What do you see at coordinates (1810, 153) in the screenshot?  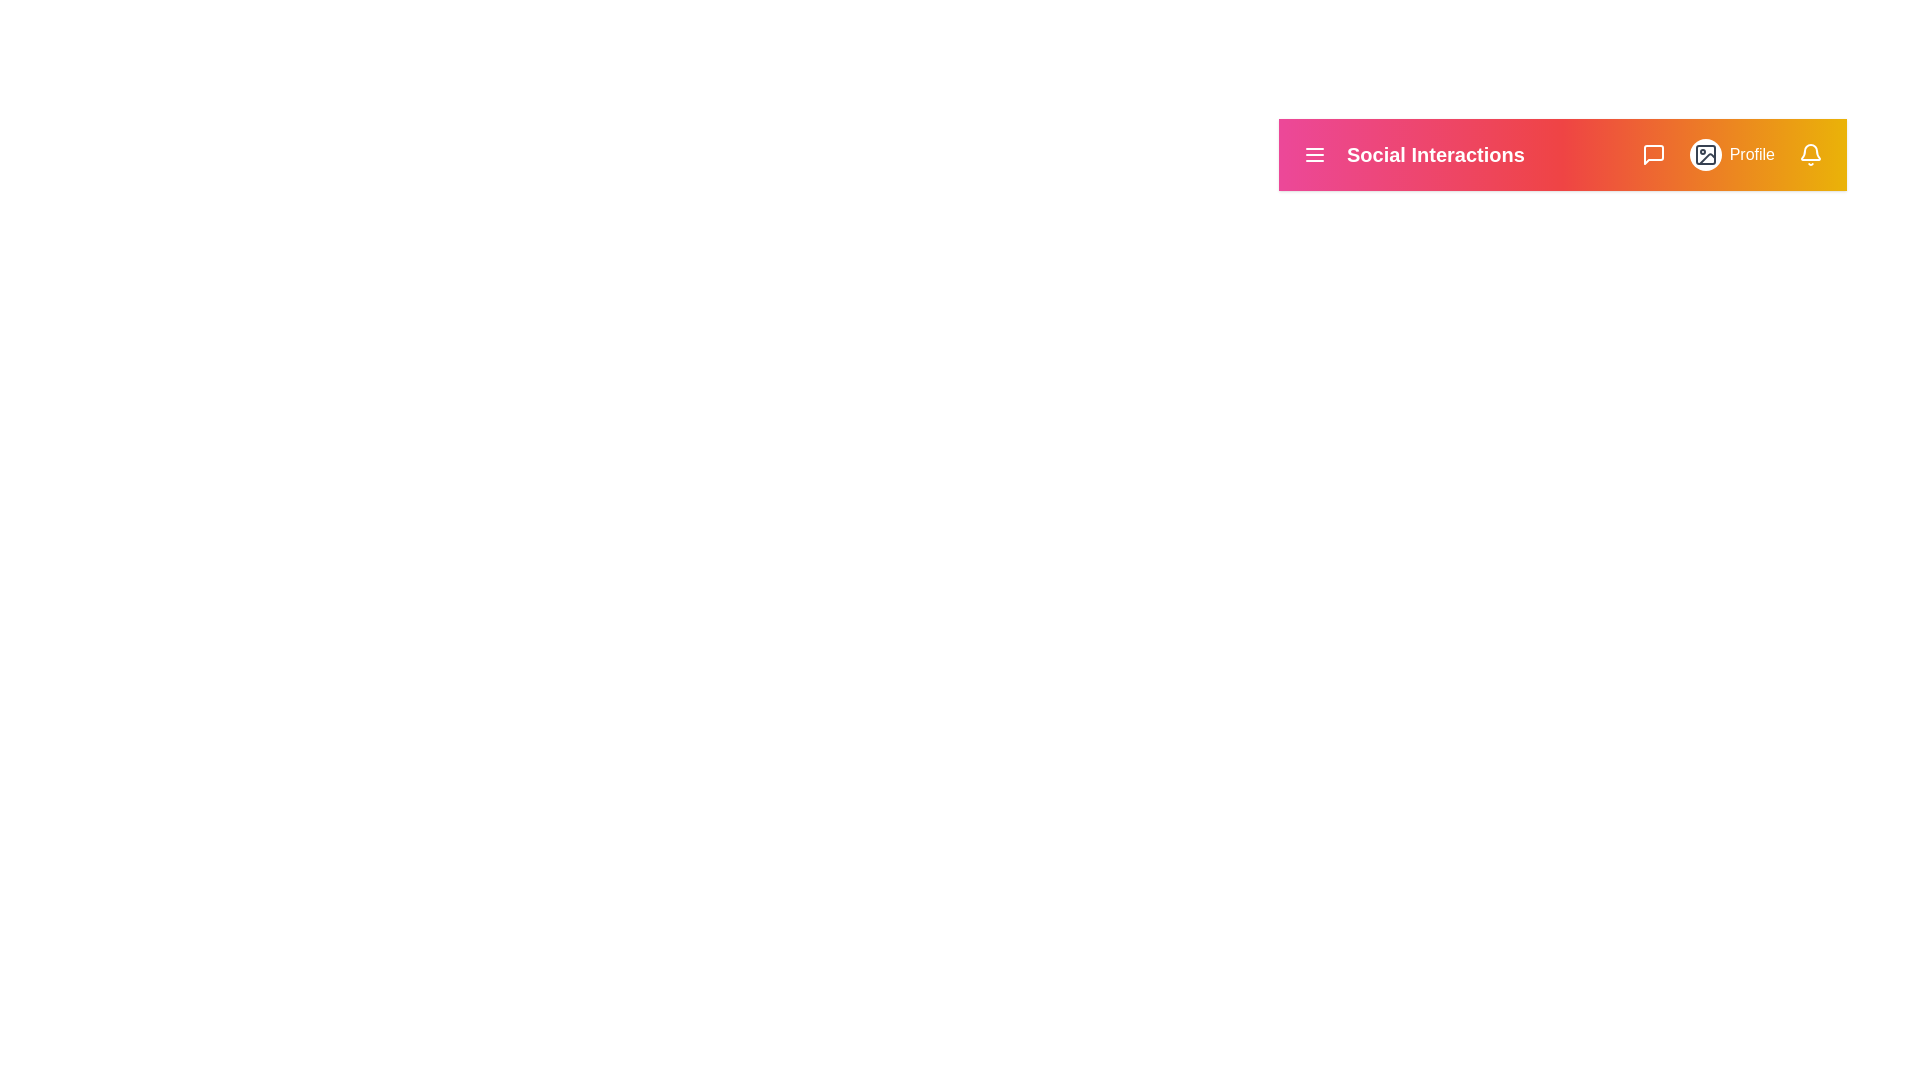 I see `the notifications icon to view notifications` at bounding box center [1810, 153].